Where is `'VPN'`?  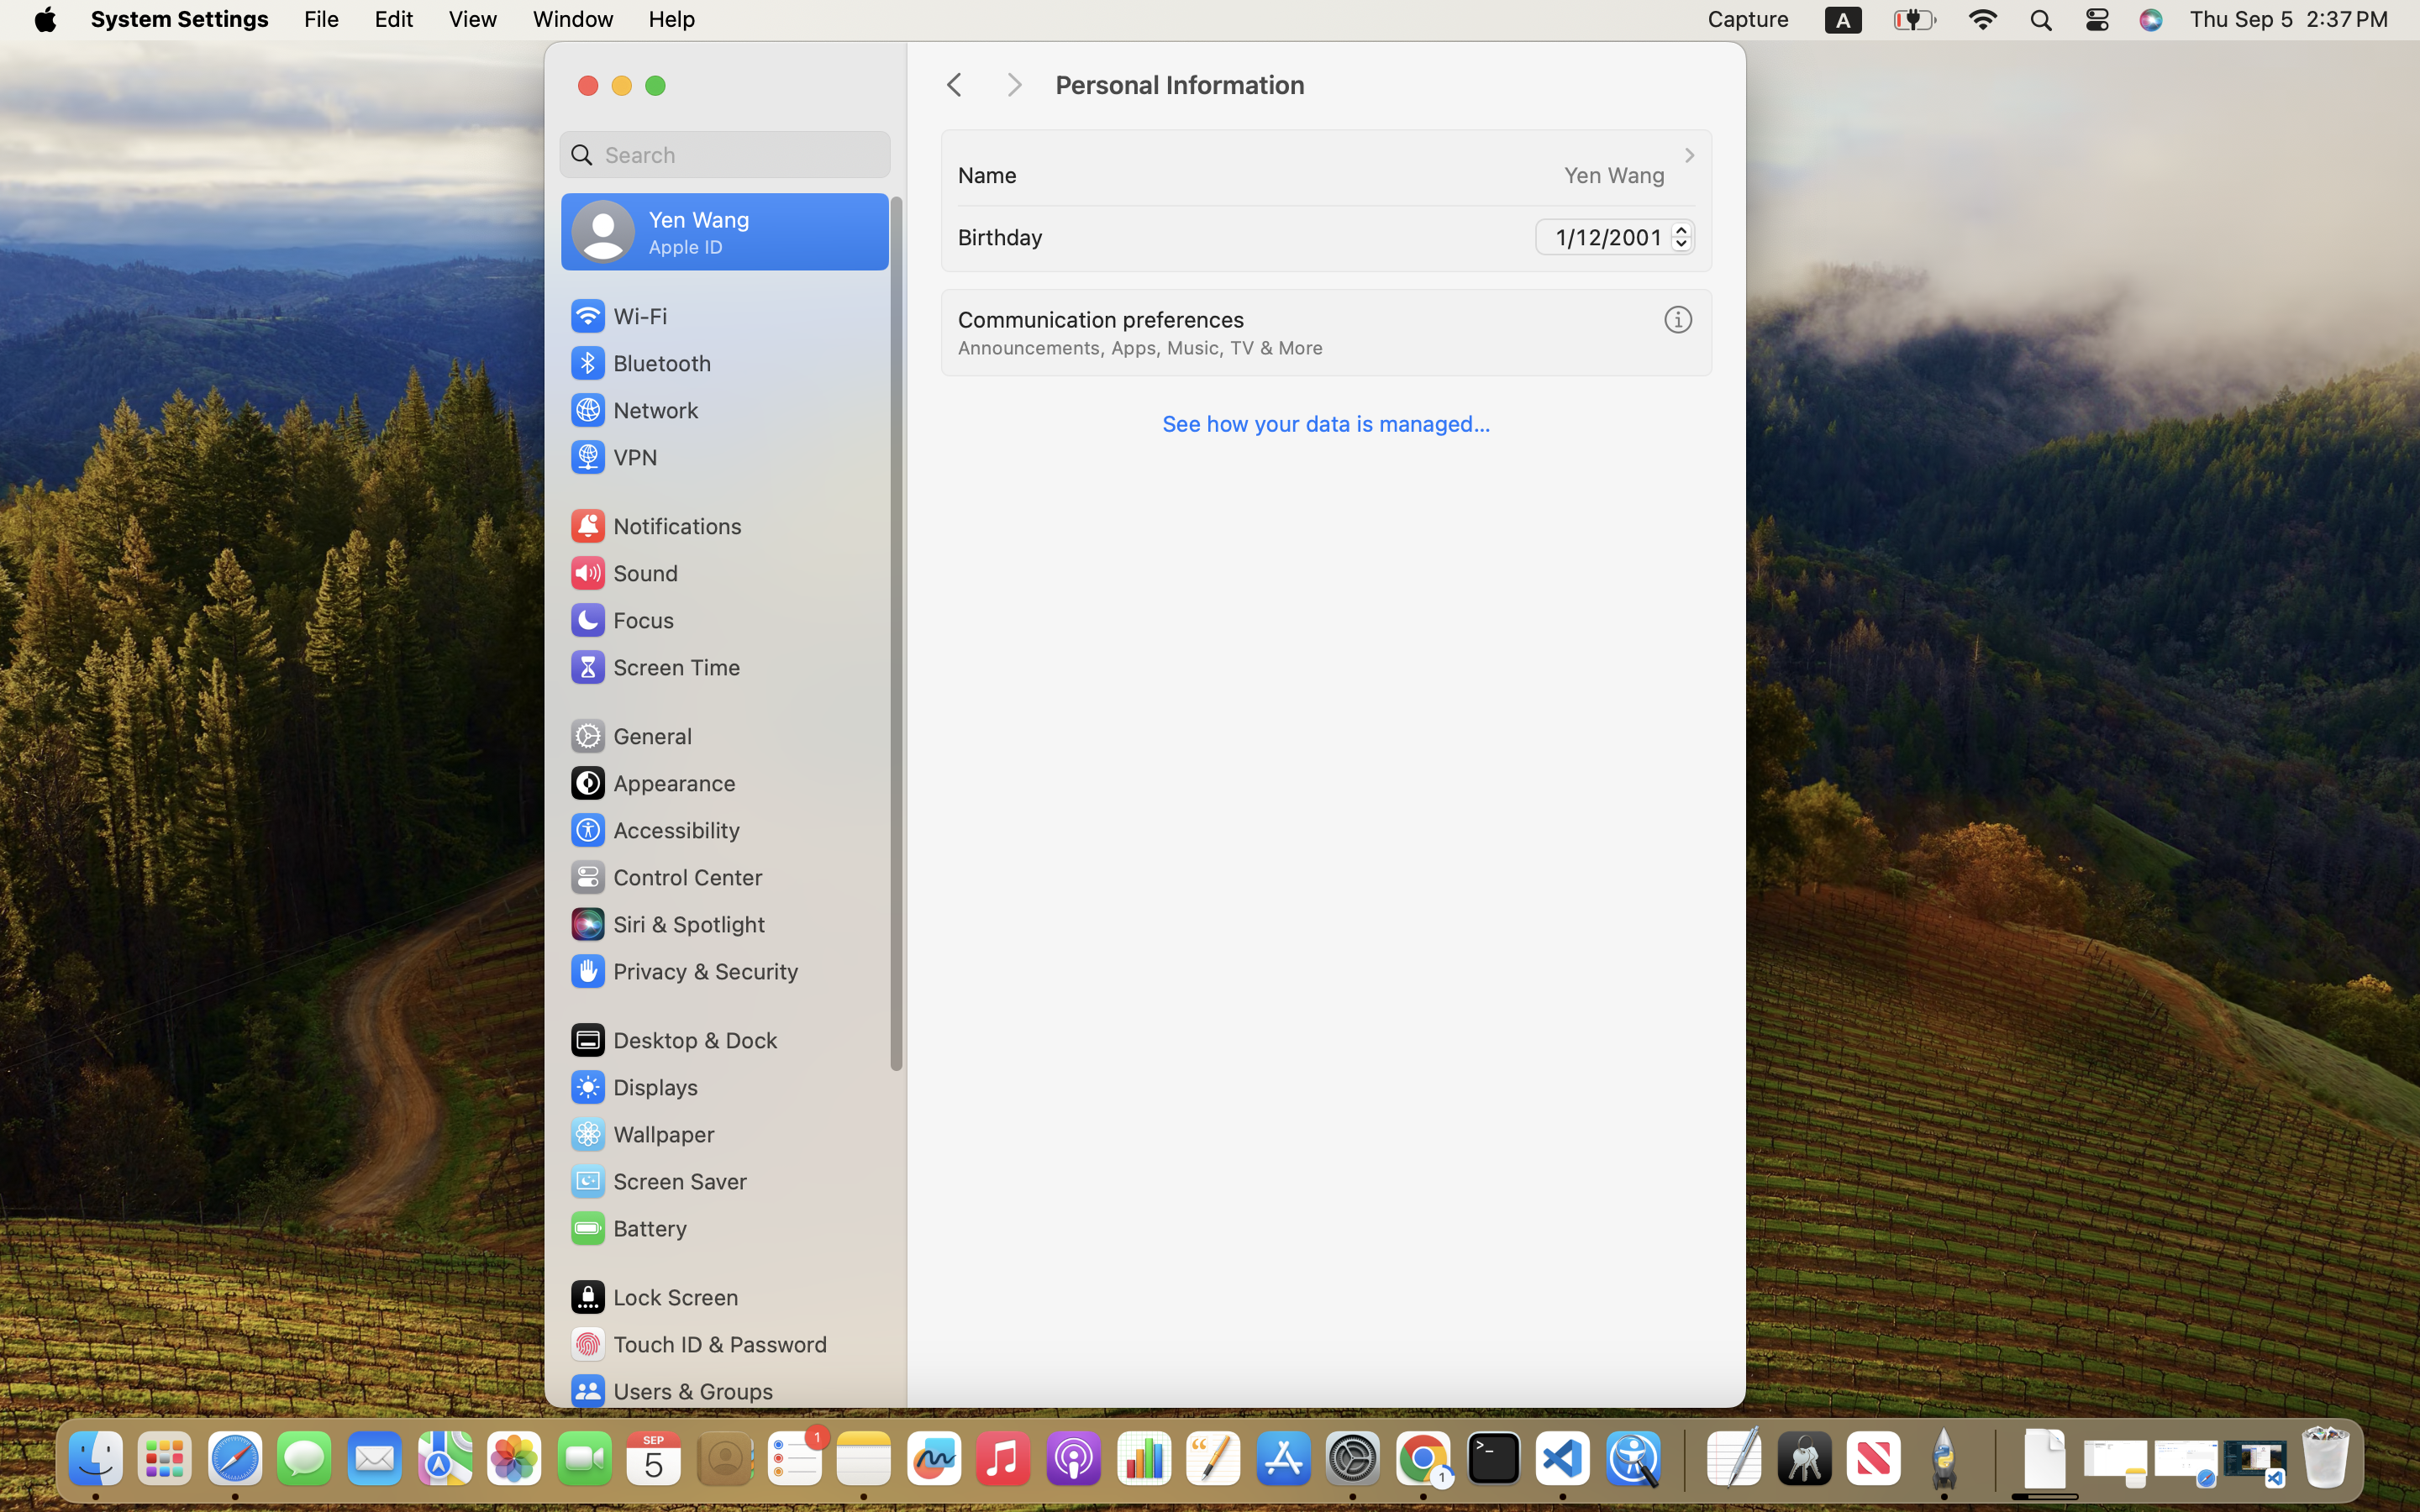 'VPN' is located at coordinates (612, 456).